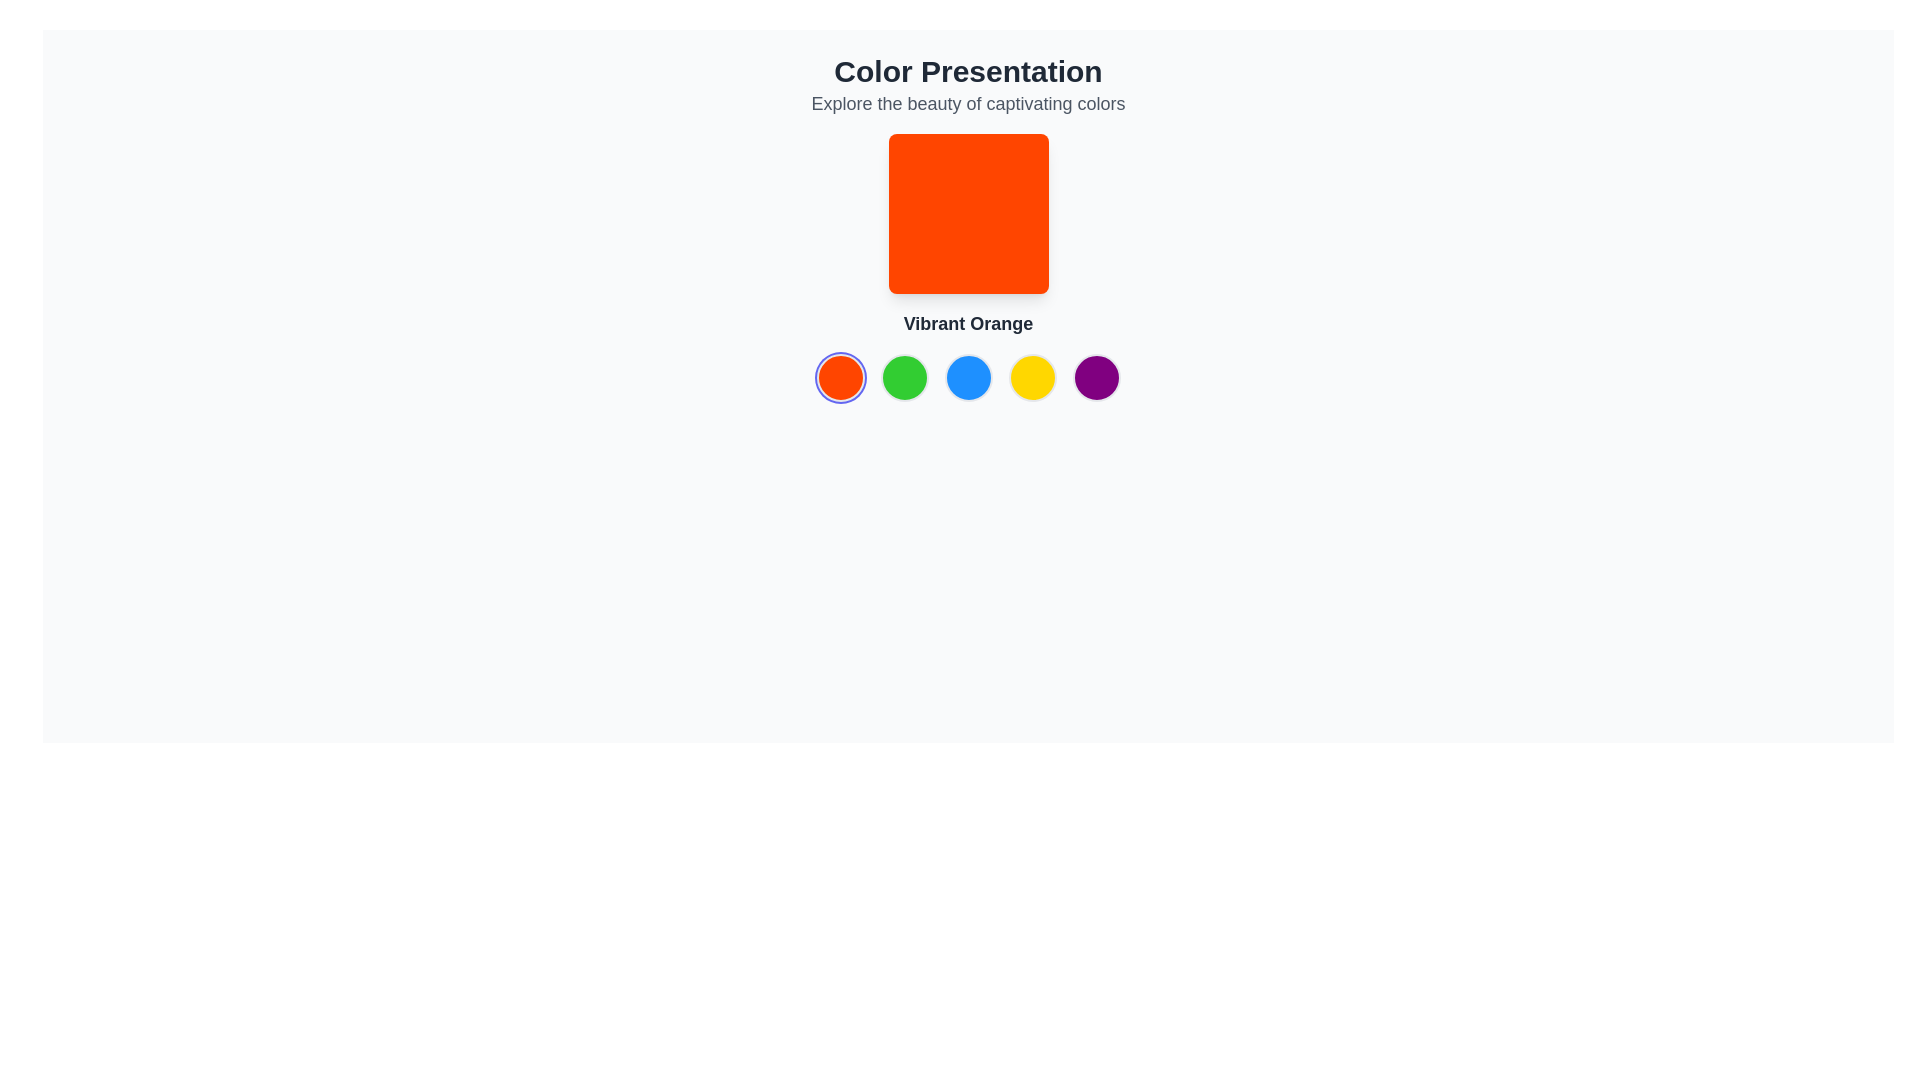  I want to click on the second circular color selector element, which is positioned horizontally below the orange square labeled 'Vibrant Orange', so click(903, 378).